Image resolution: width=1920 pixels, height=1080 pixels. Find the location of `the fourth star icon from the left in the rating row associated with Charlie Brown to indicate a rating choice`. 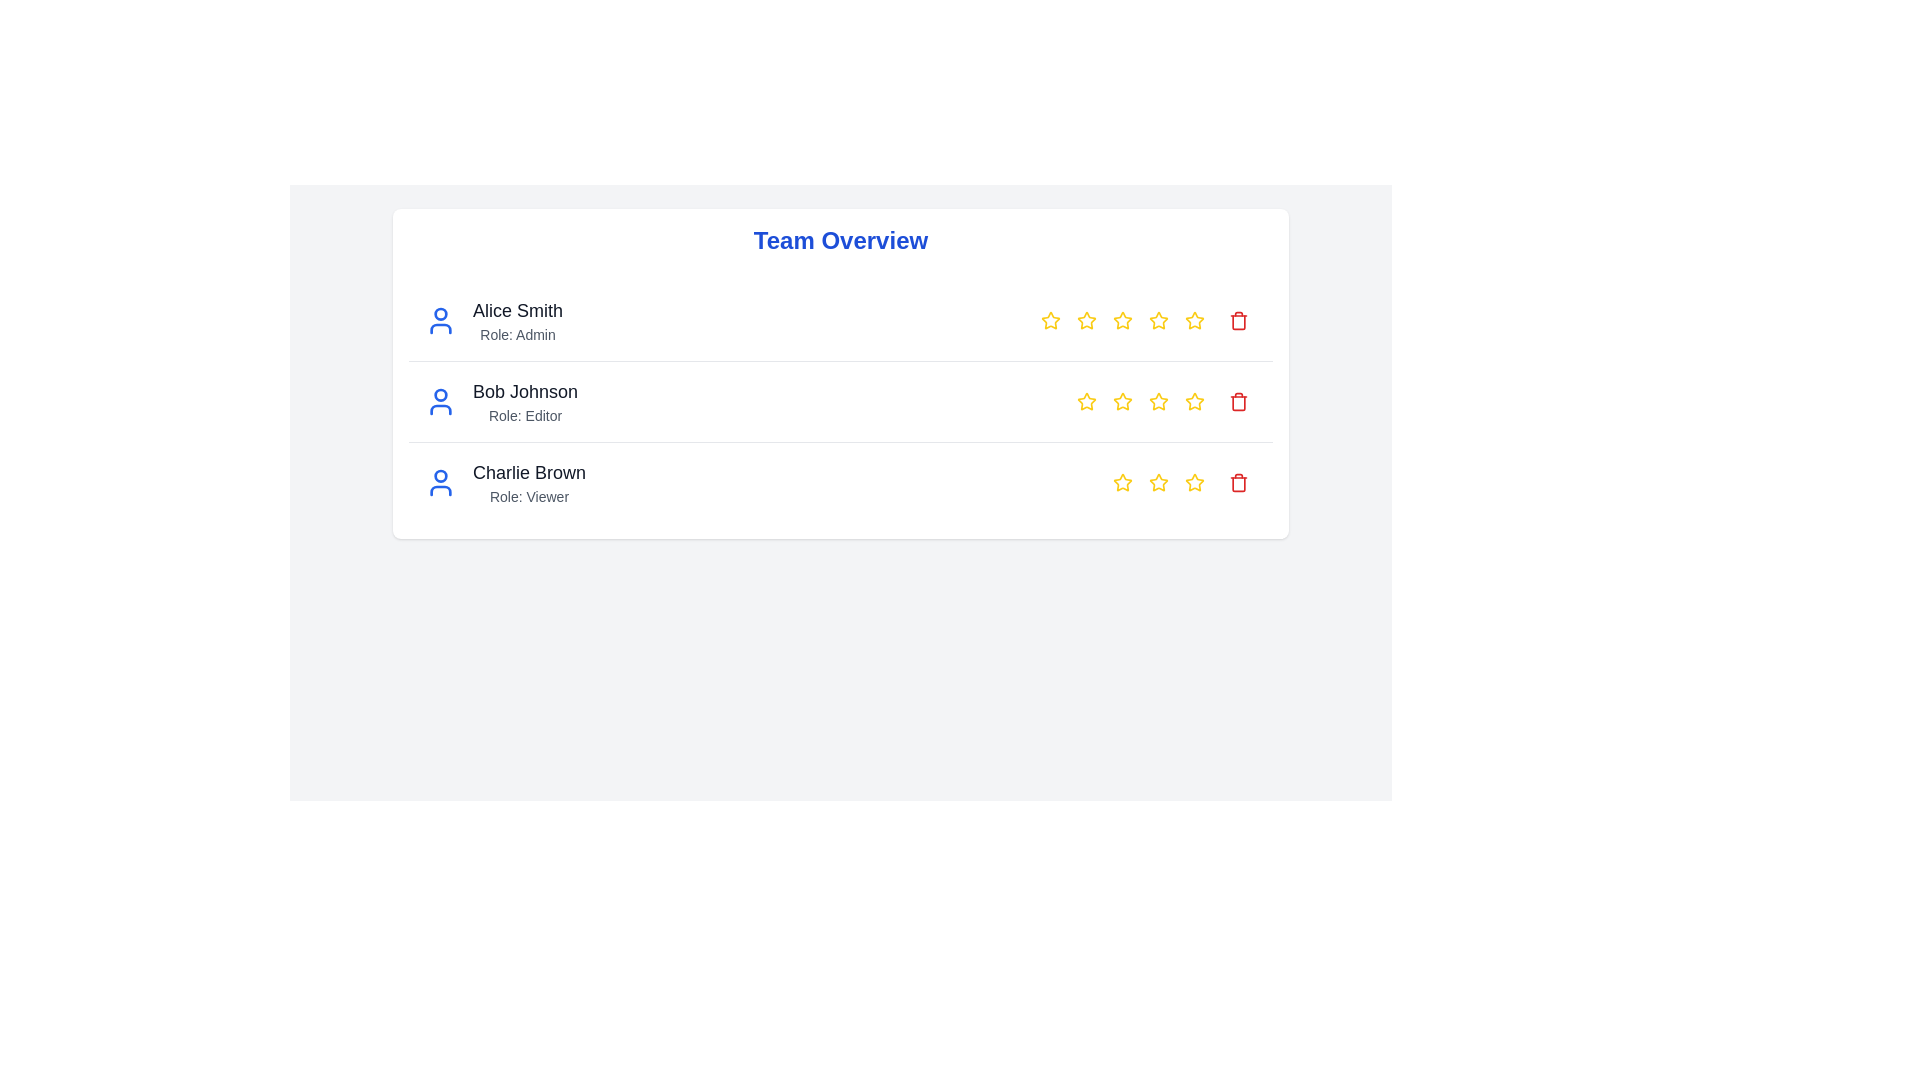

the fourth star icon from the left in the rating row associated with Charlie Brown to indicate a rating choice is located at coordinates (1195, 482).